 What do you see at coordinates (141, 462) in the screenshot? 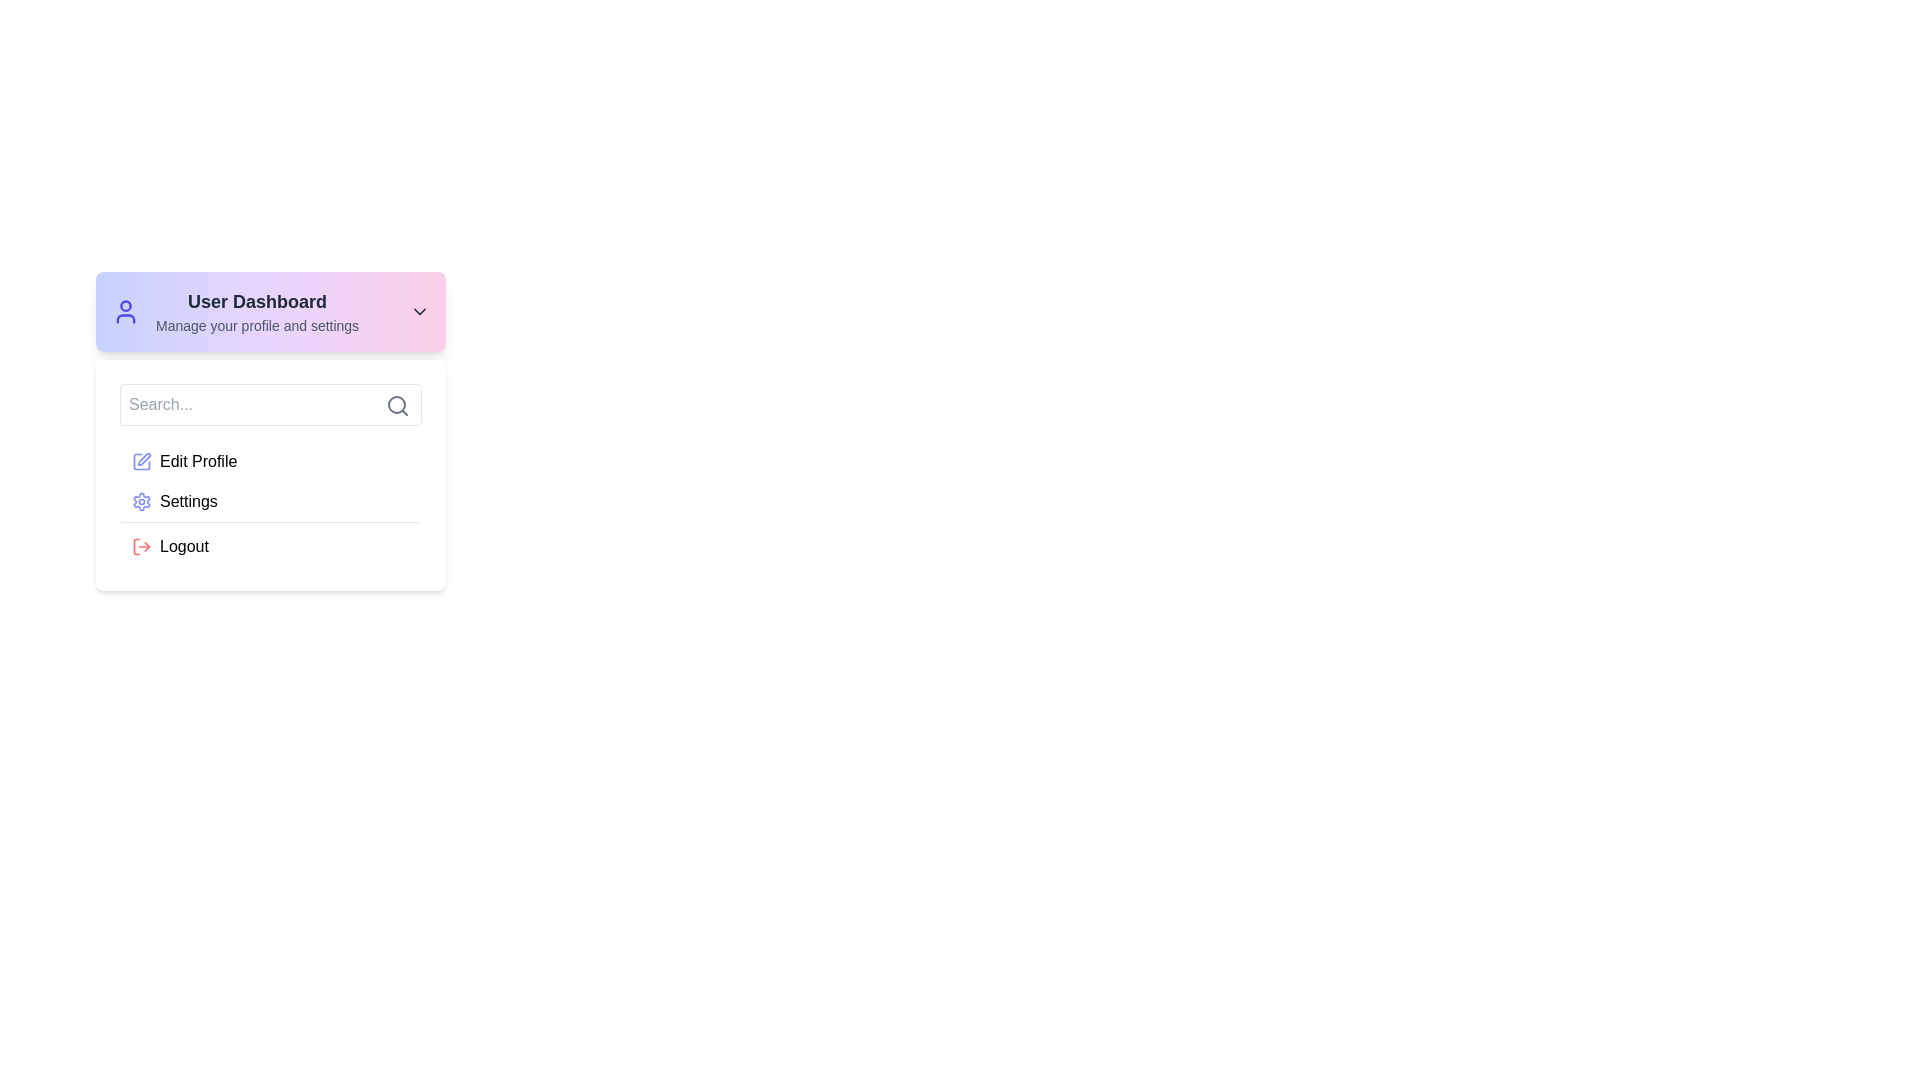
I see `the square-shaped blue icon with a pen symbol located before the 'Edit Profile' text` at bounding box center [141, 462].